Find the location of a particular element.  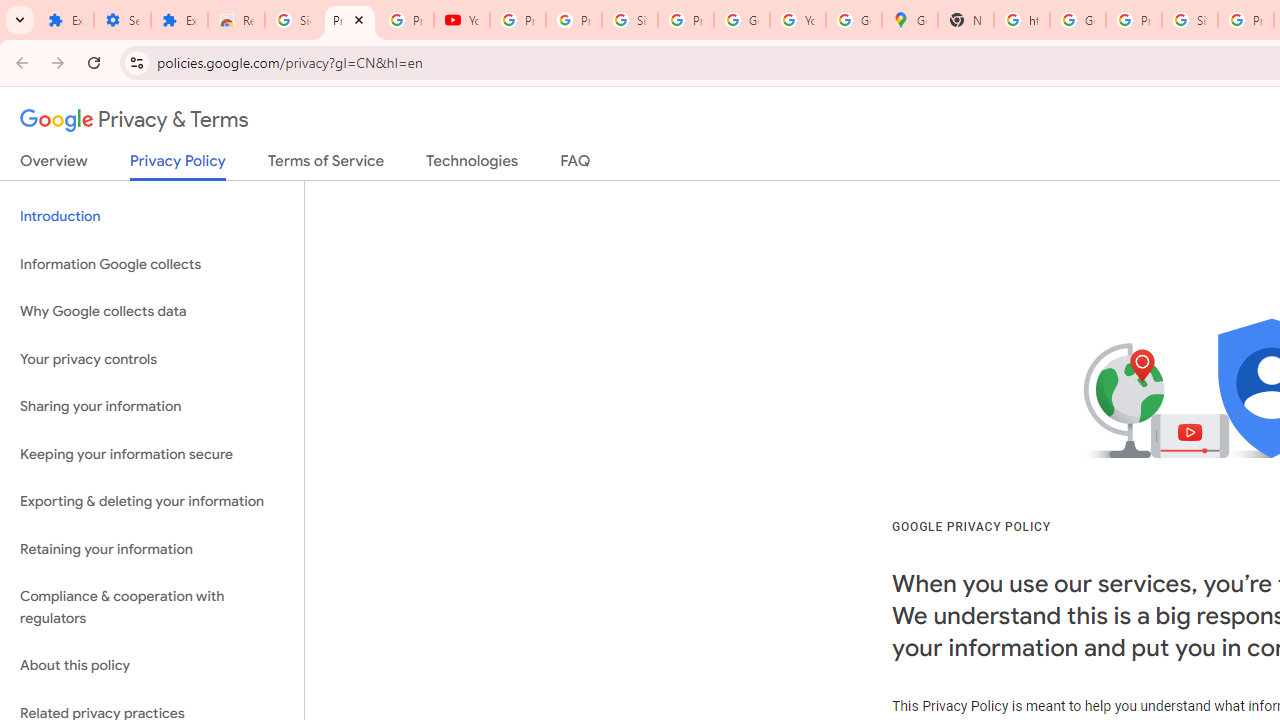

'Compliance & cooperation with regulators' is located at coordinates (151, 607).